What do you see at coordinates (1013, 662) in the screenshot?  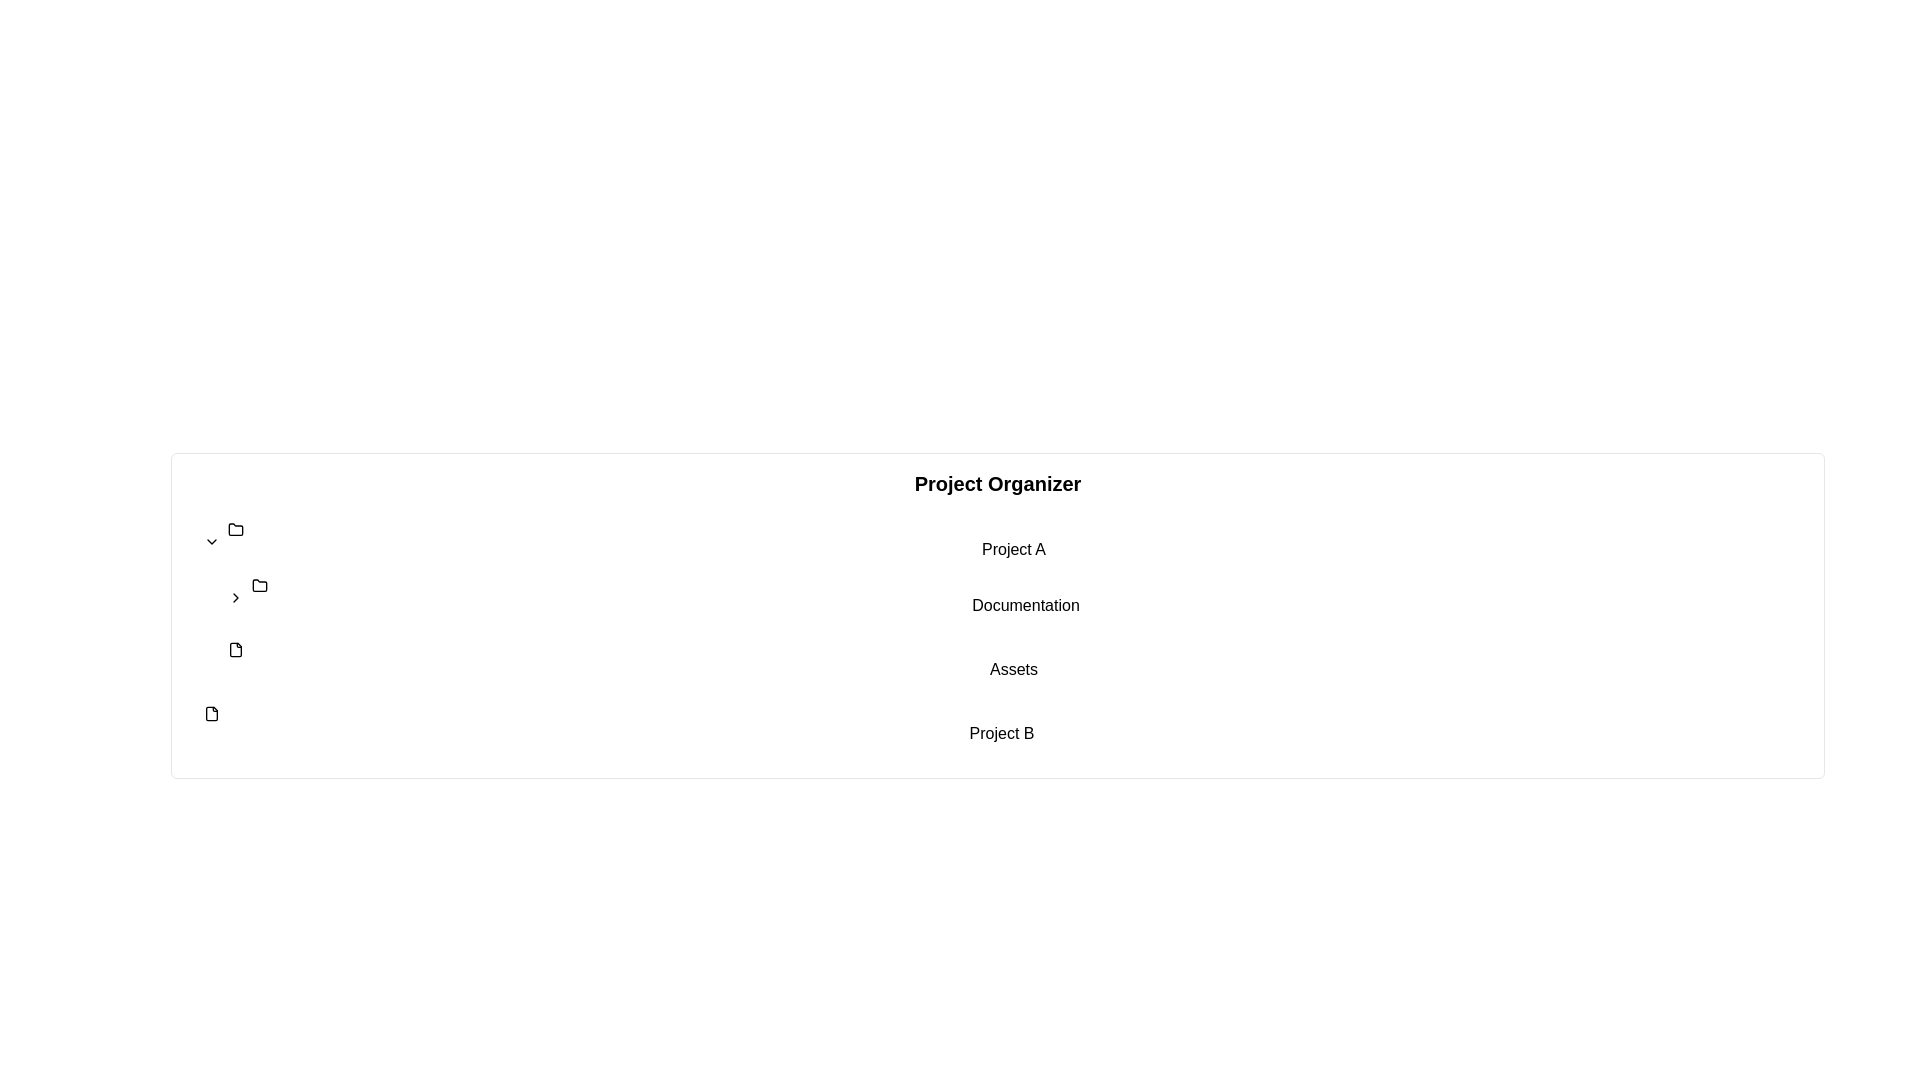 I see `the 'Assets' text label, which is the second entry in the 'Documentation Assets' section` at bounding box center [1013, 662].